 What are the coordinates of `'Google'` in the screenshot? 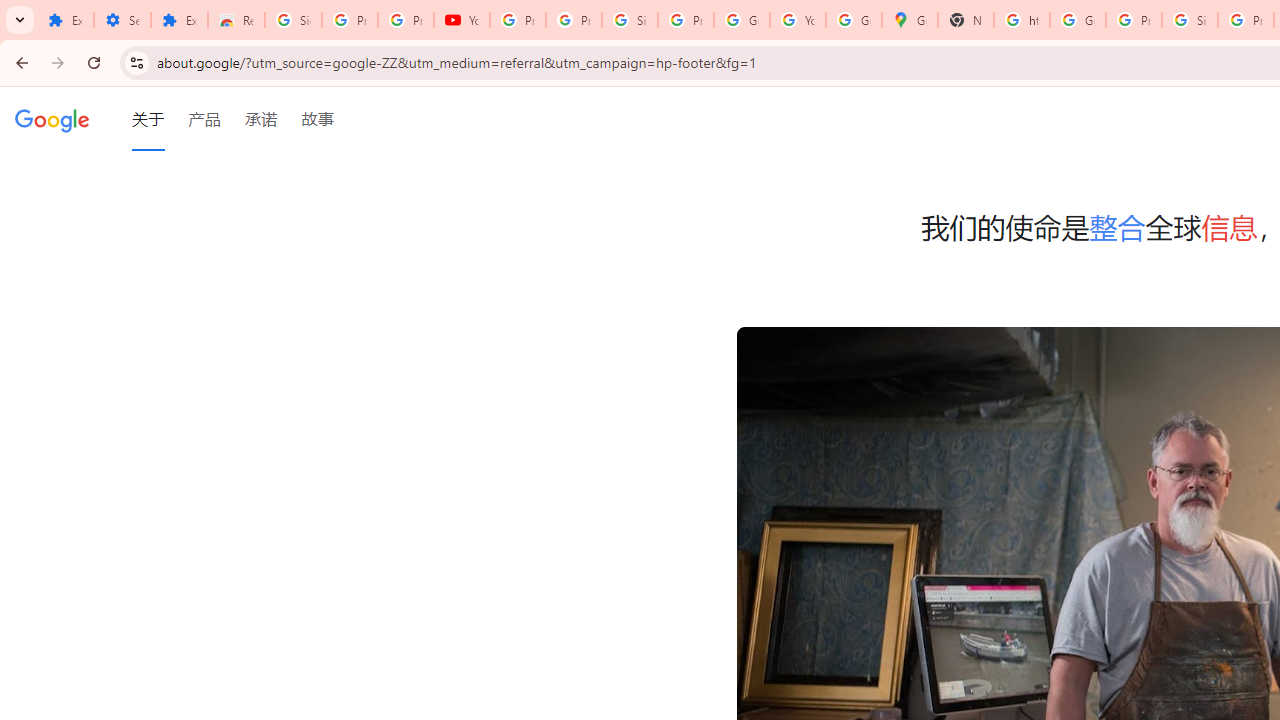 It's located at (52, 119).